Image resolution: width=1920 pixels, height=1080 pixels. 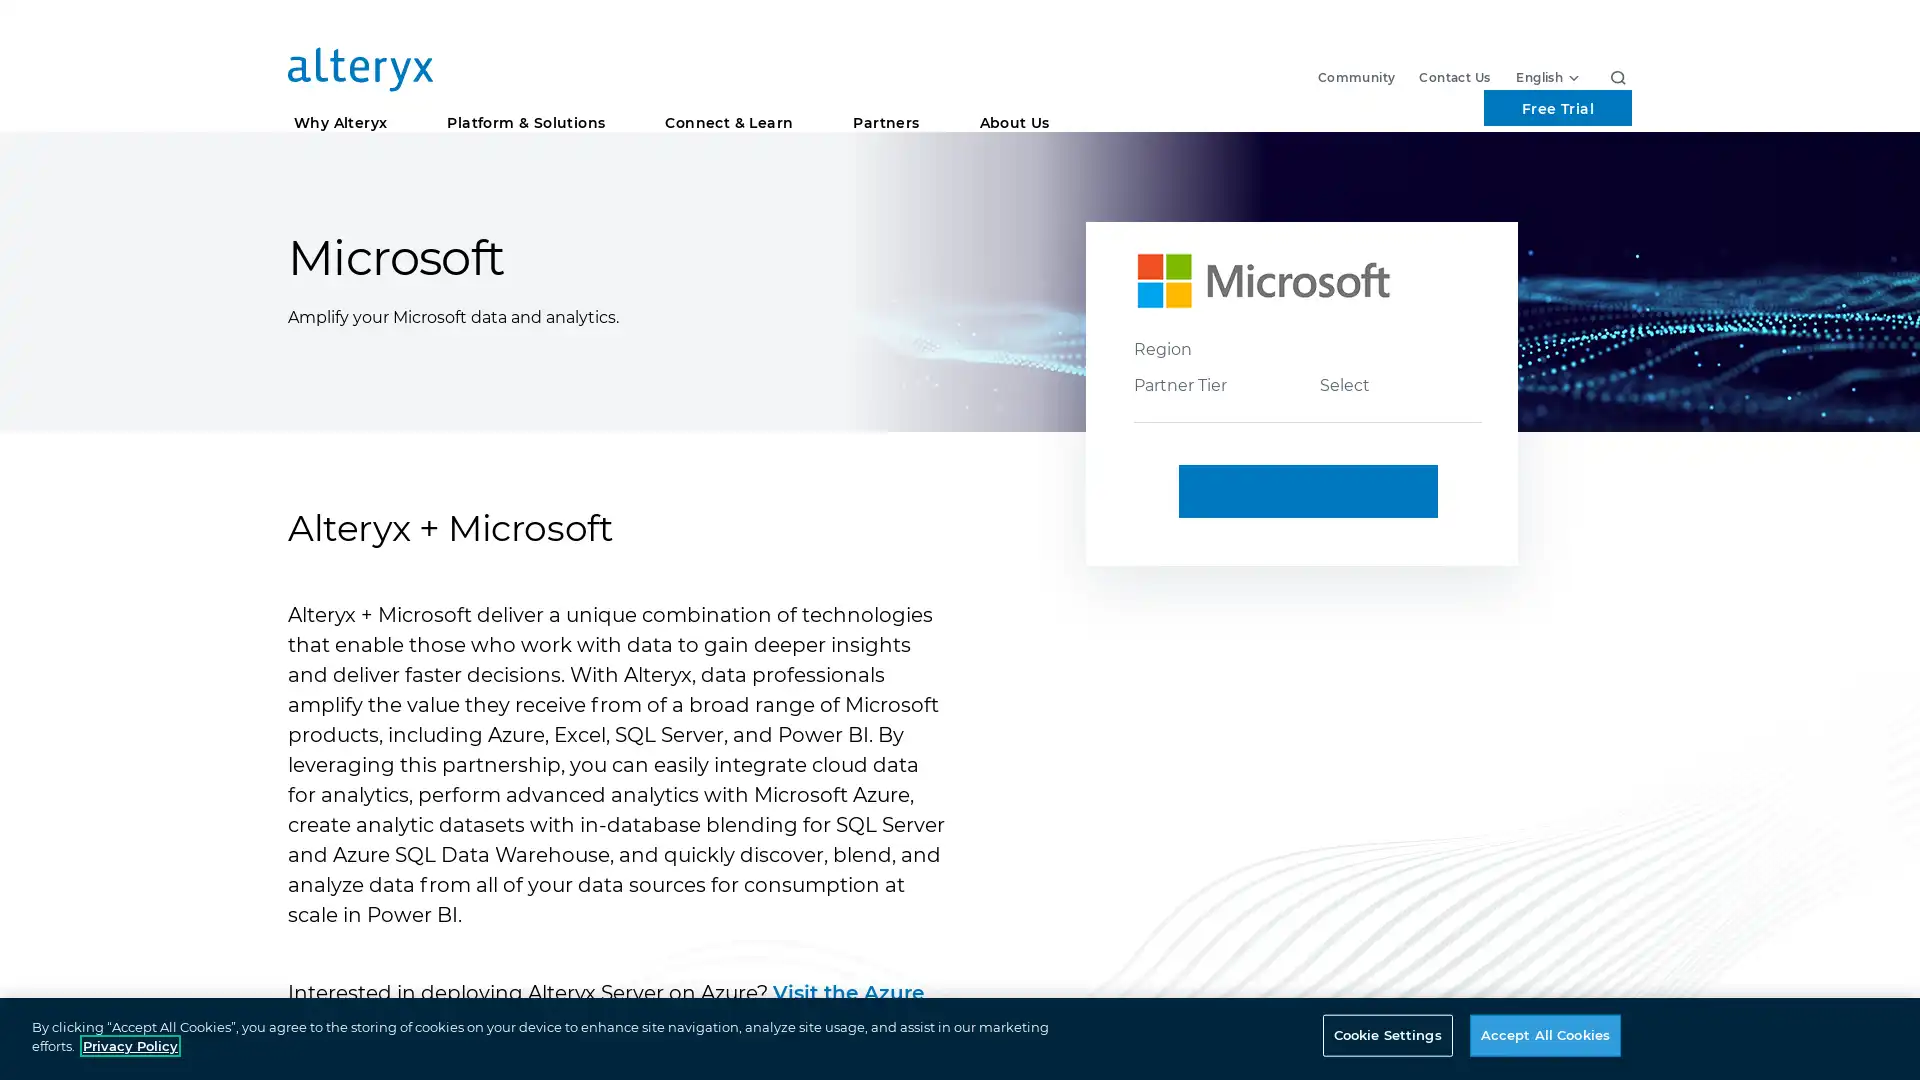 What do you see at coordinates (1618, 29) in the screenshot?
I see `Open search pop up` at bounding box center [1618, 29].